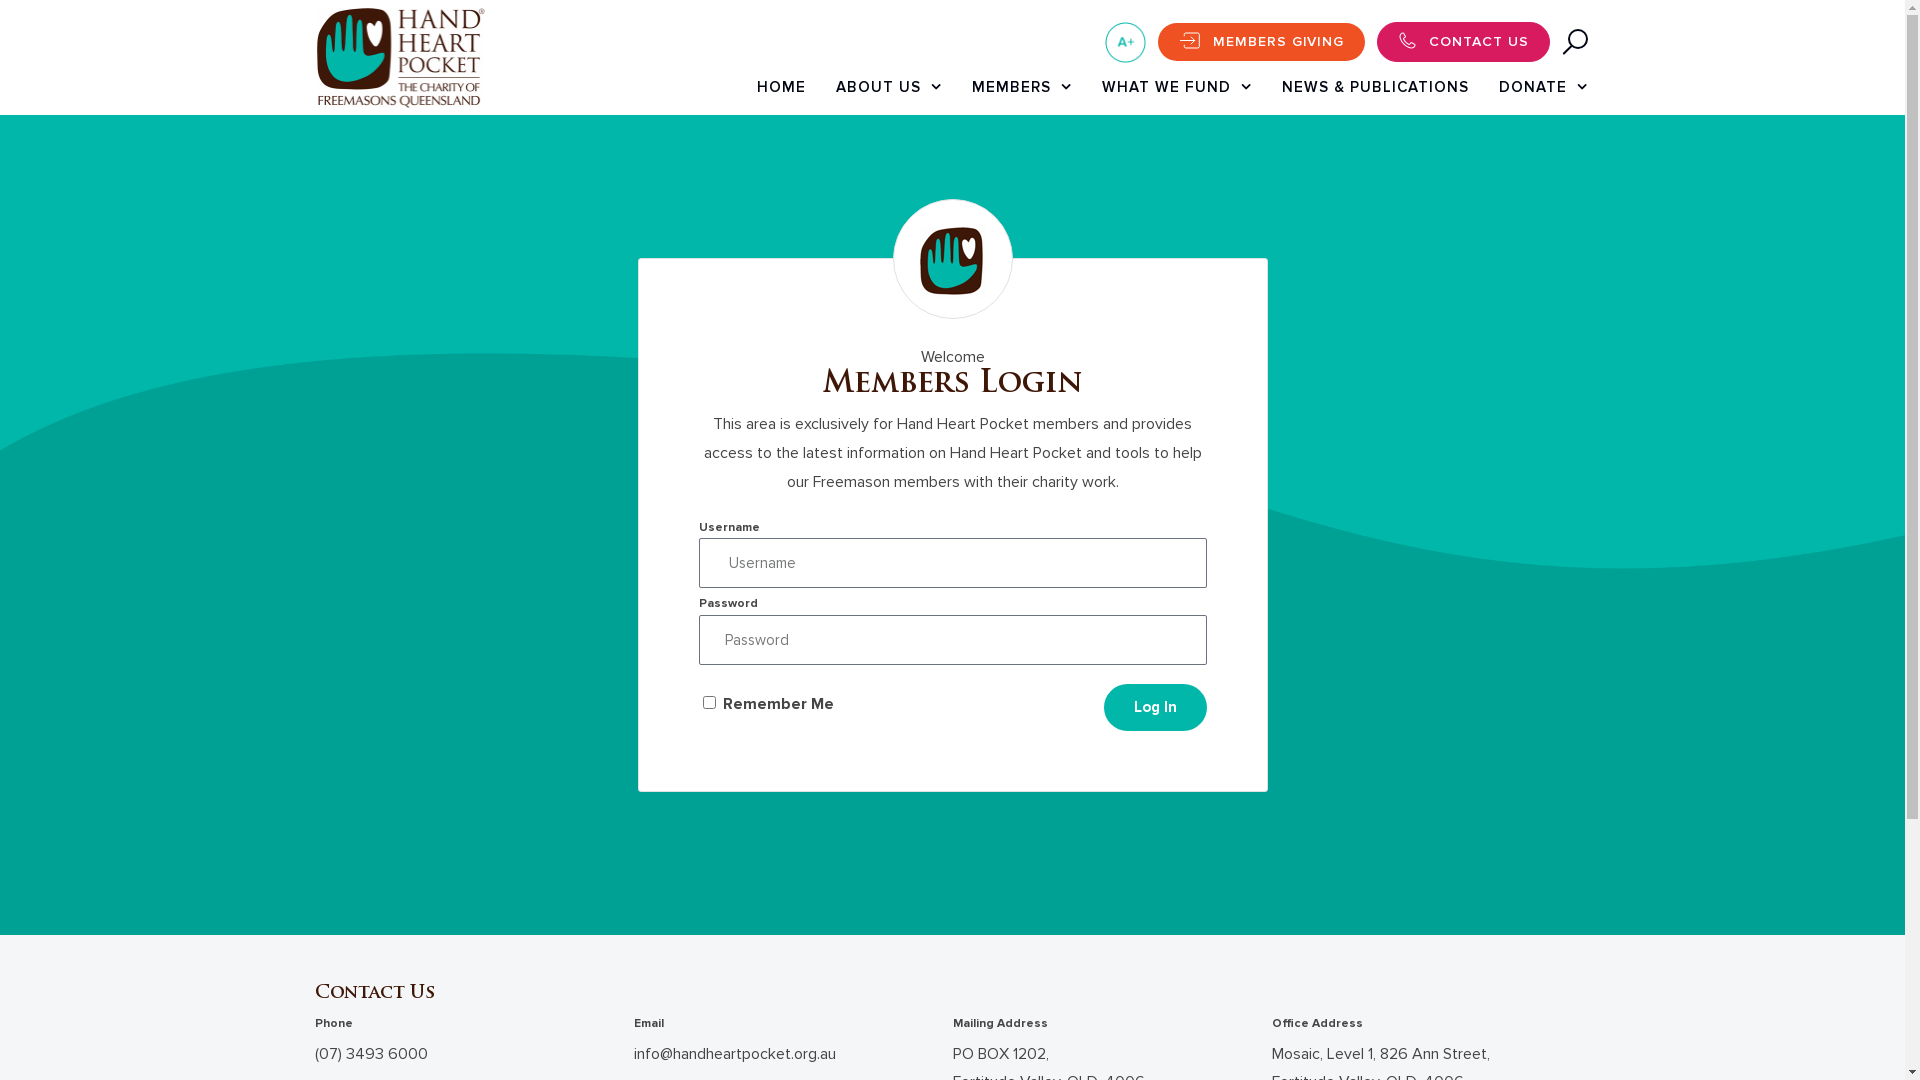 The width and height of the screenshot is (1920, 1080). I want to click on '(07) 3493 6000', so click(370, 1052).